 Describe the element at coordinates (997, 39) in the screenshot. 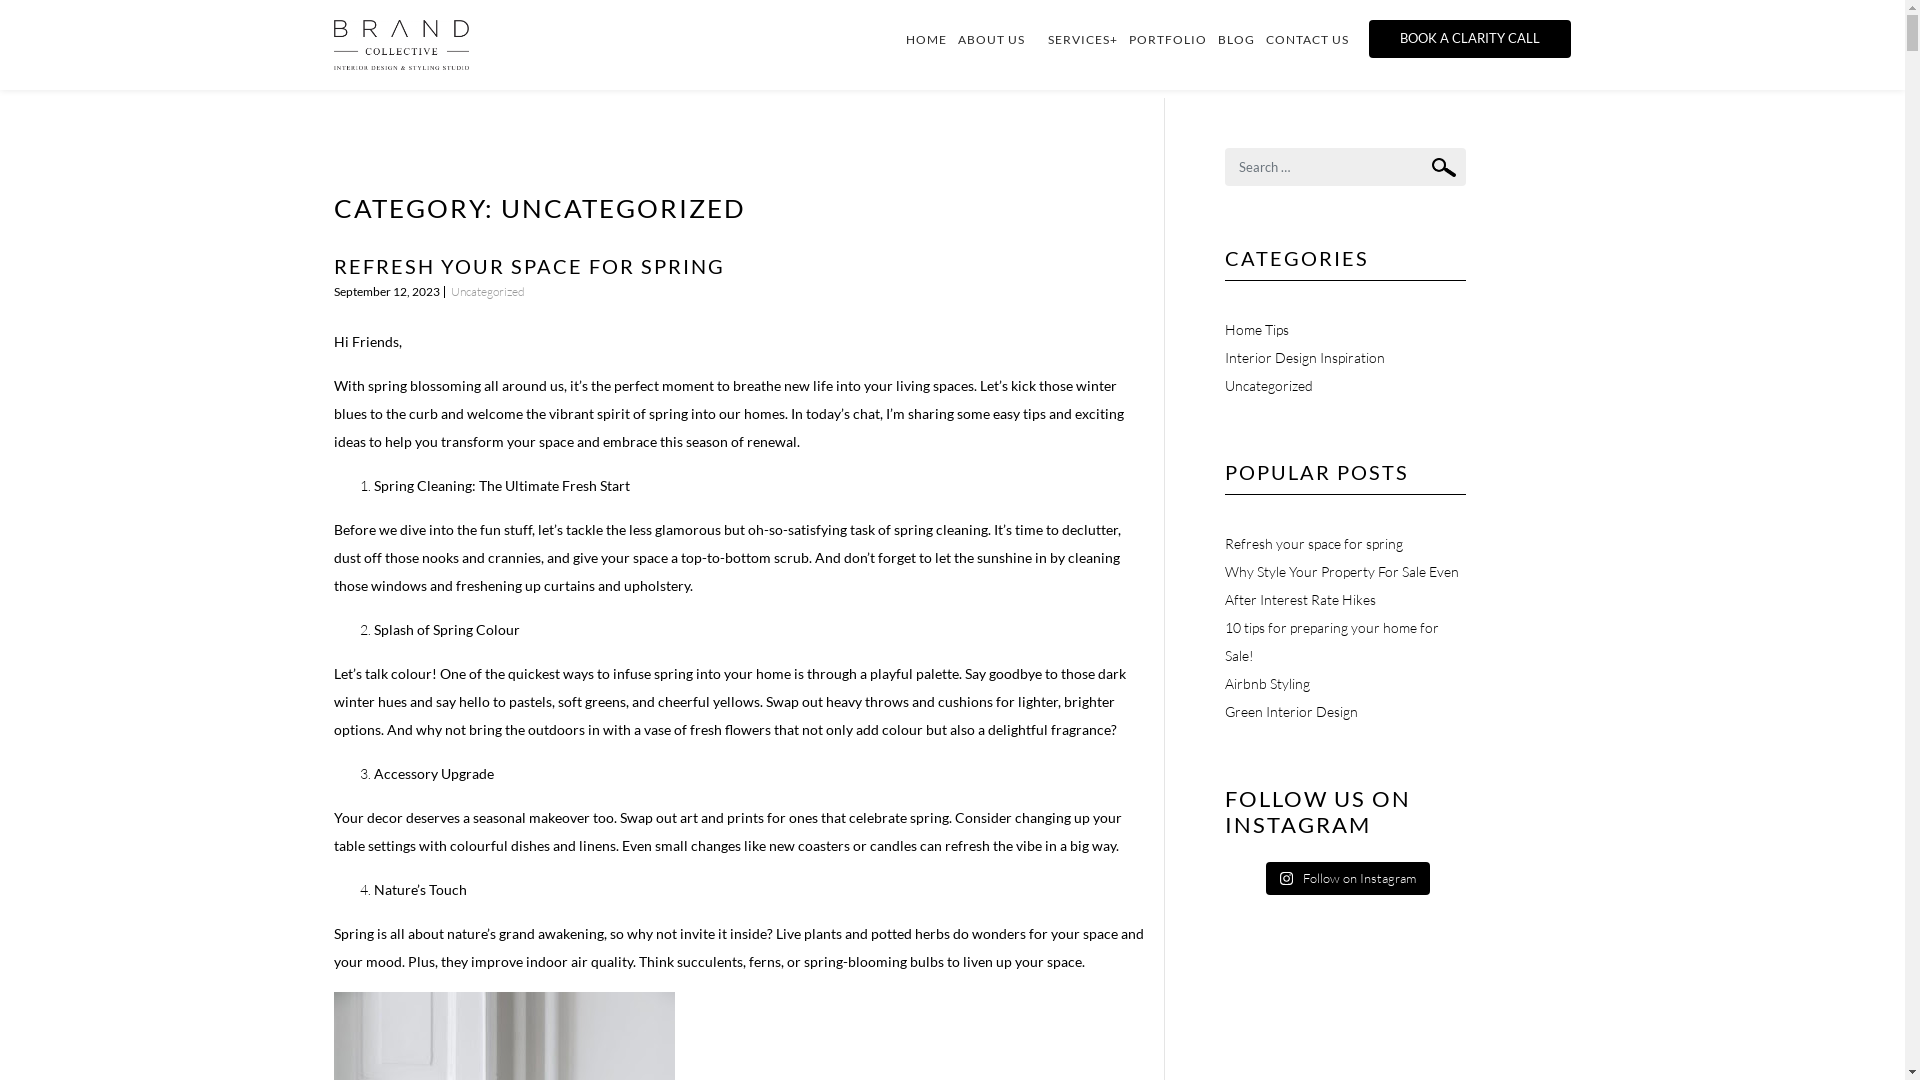

I see `'ABOUT US'` at that location.